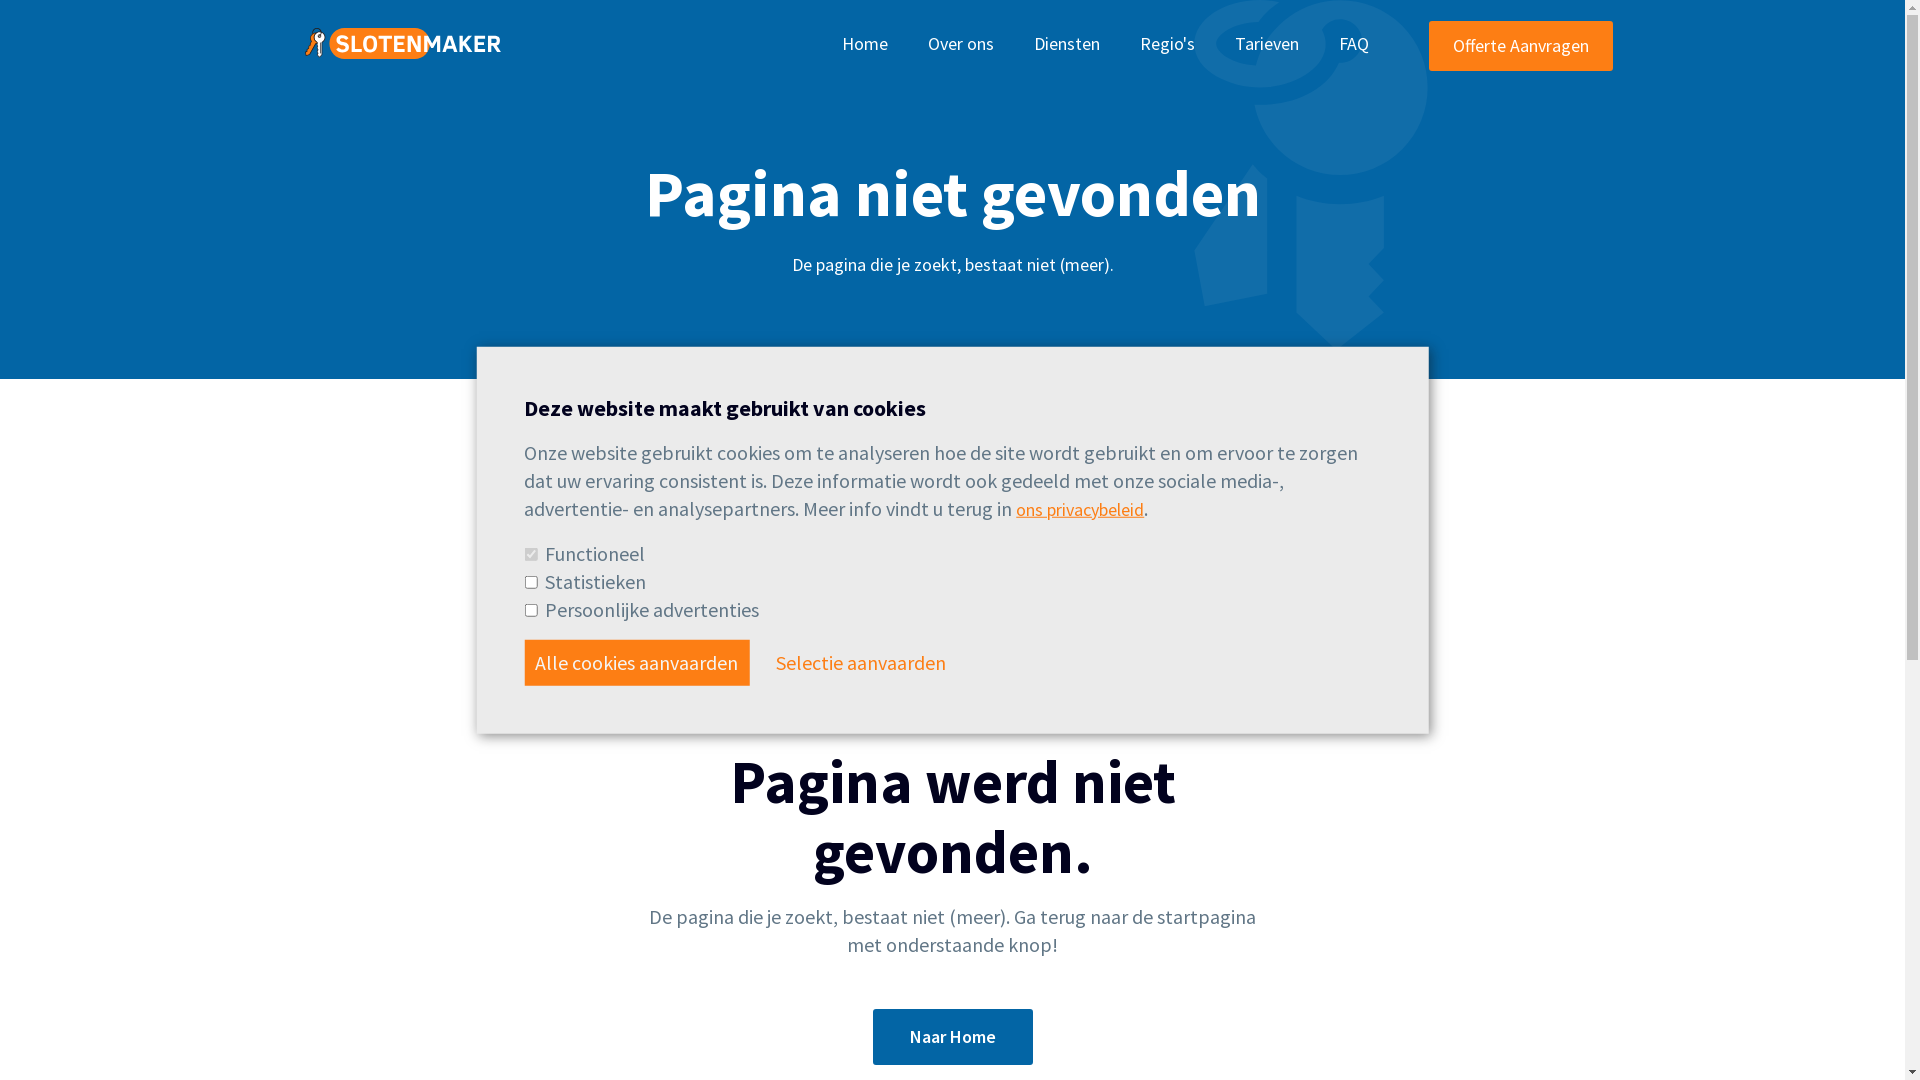 The image size is (1920, 1080). I want to click on 'Alle cookies aanvaarden', so click(635, 662).